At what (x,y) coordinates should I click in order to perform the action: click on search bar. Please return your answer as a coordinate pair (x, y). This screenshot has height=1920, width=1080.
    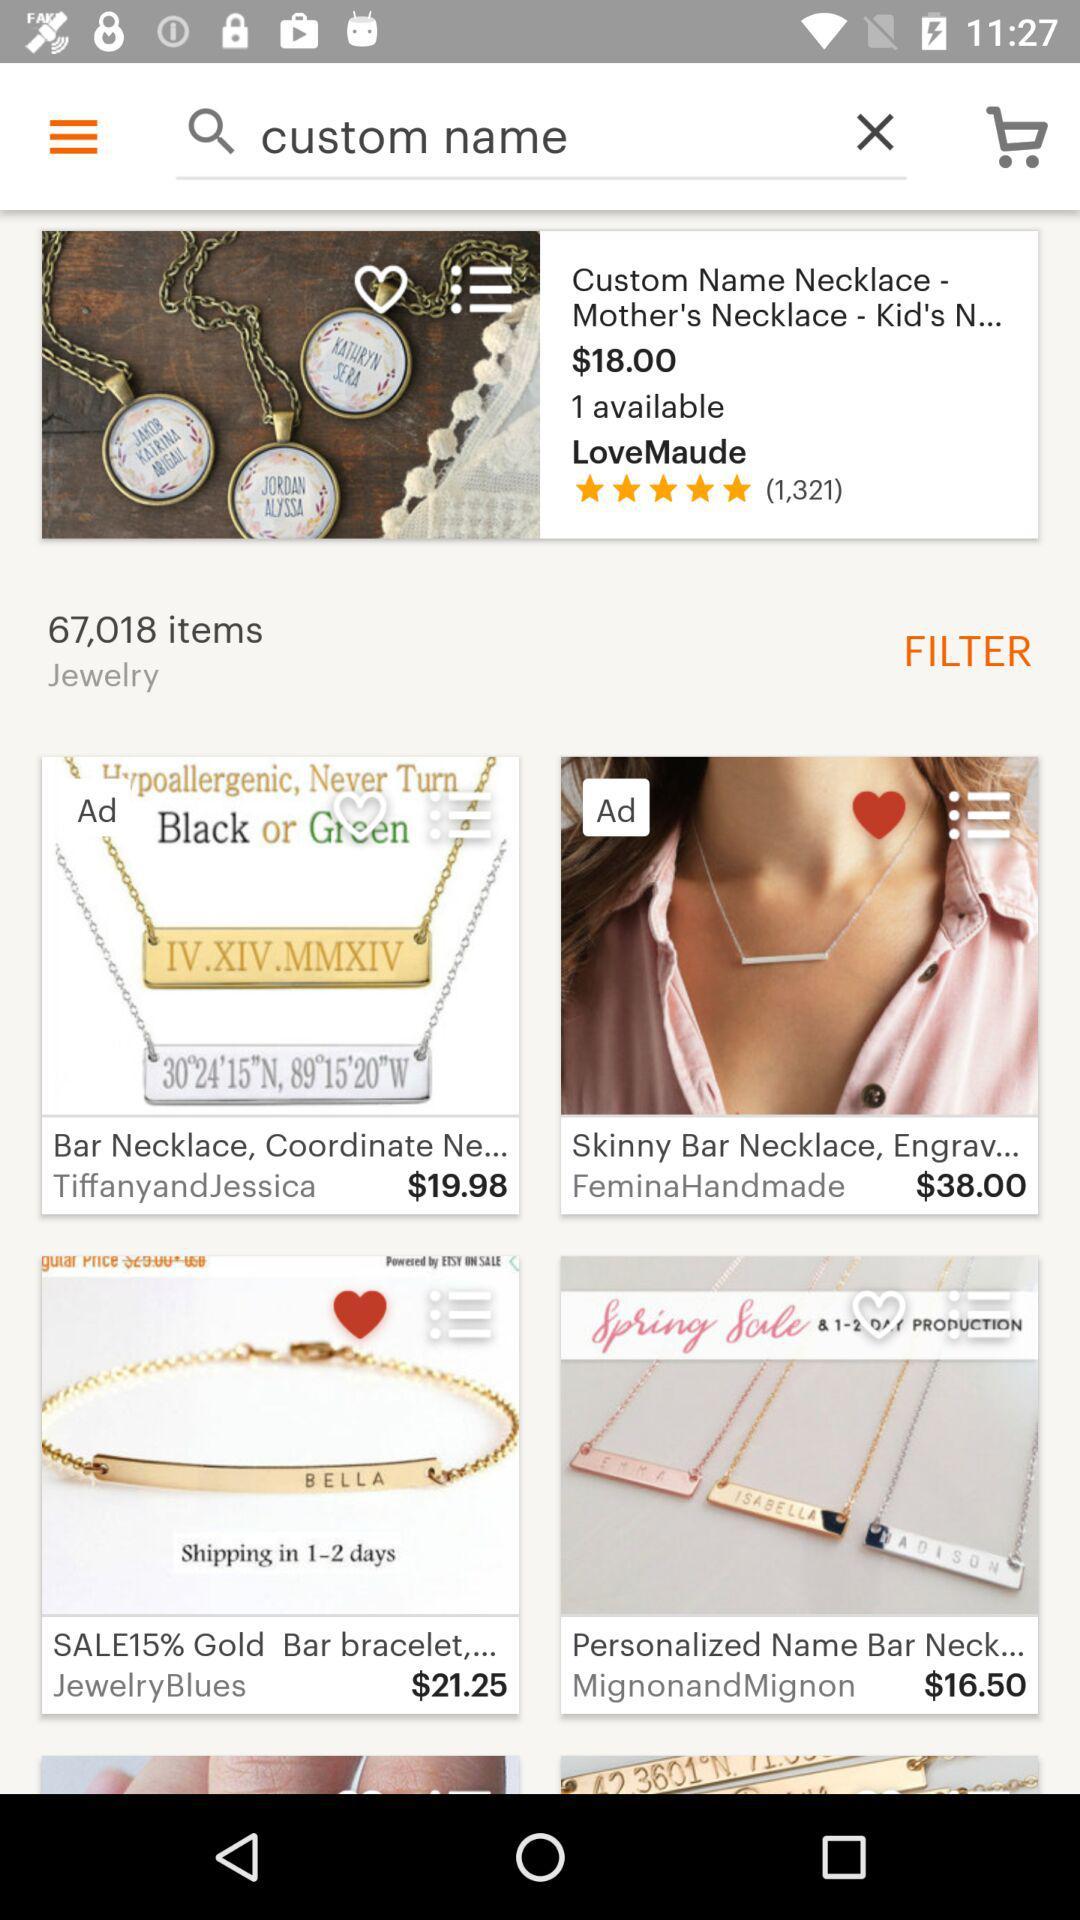
    Looking at the image, I should click on (218, 131).